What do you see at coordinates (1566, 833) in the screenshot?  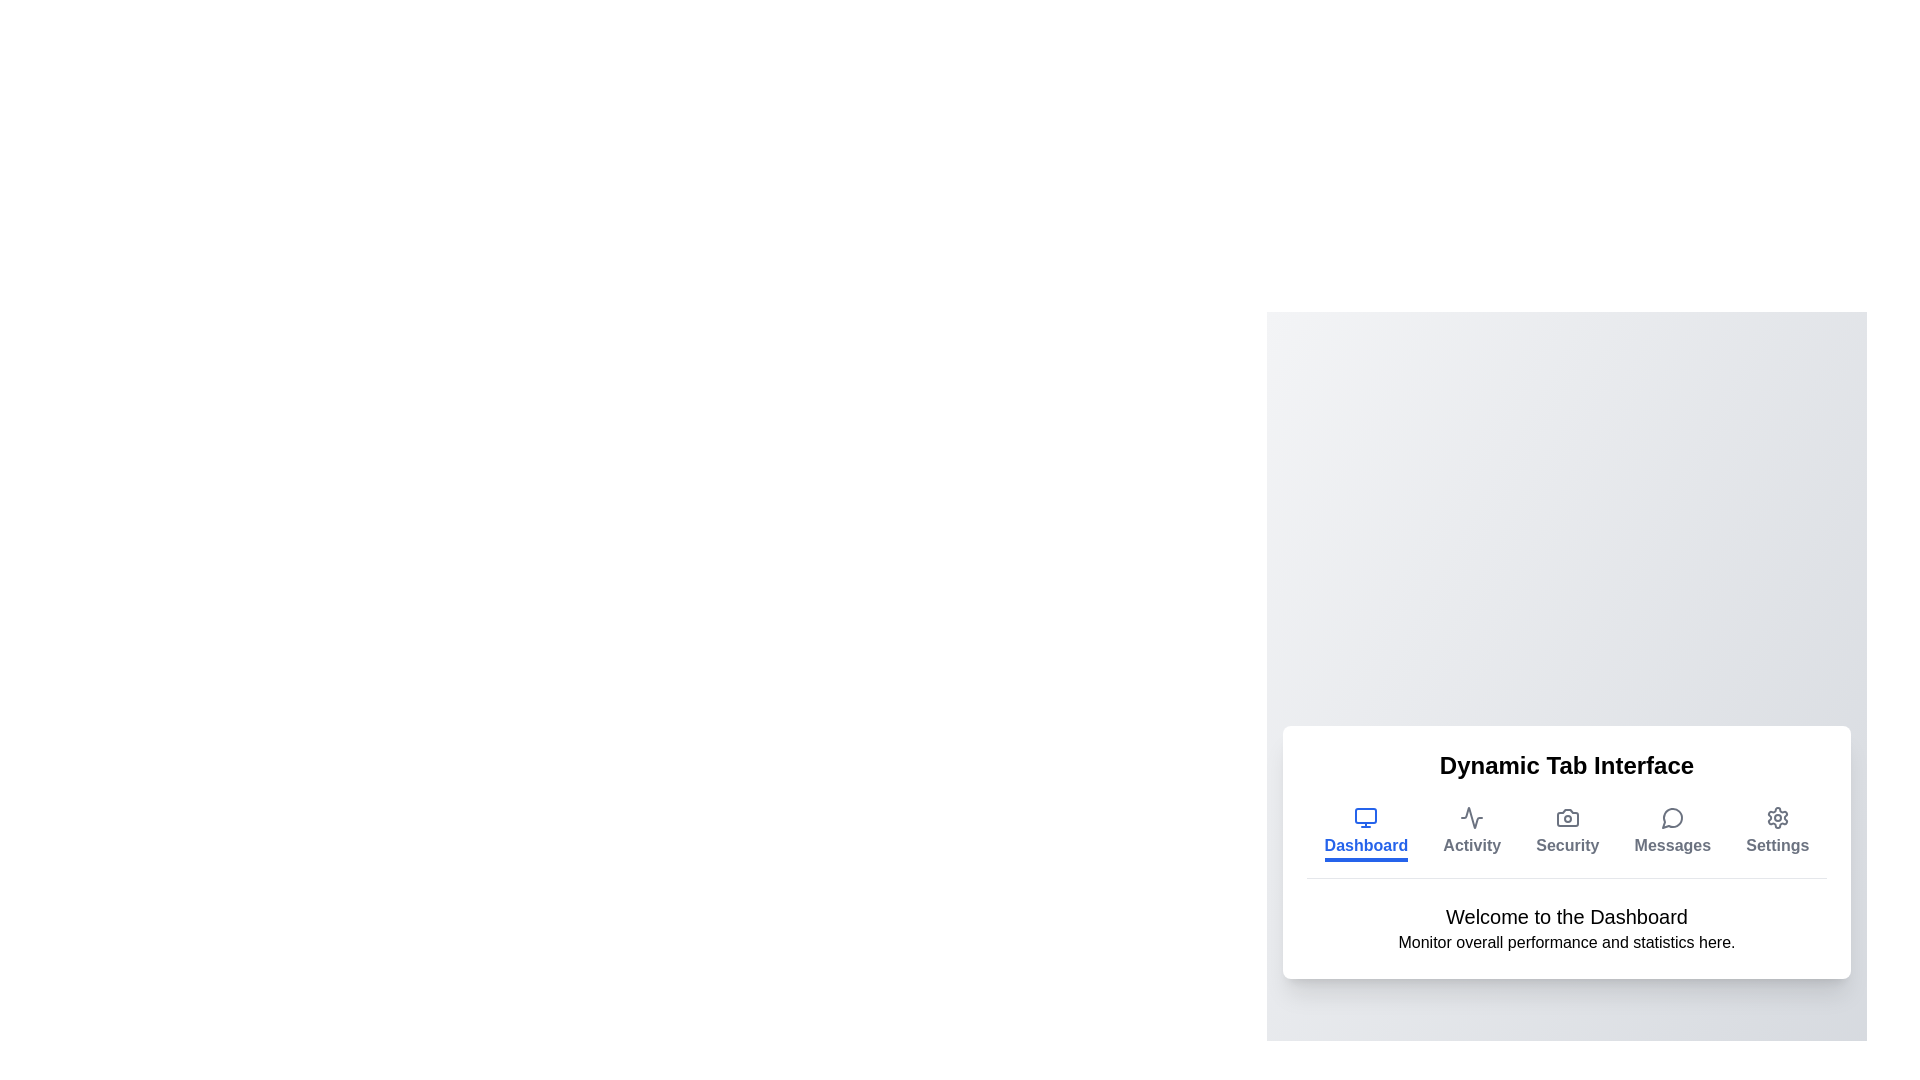 I see `the third button in the horizontal navigation menu` at bounding box center [1566, 833].